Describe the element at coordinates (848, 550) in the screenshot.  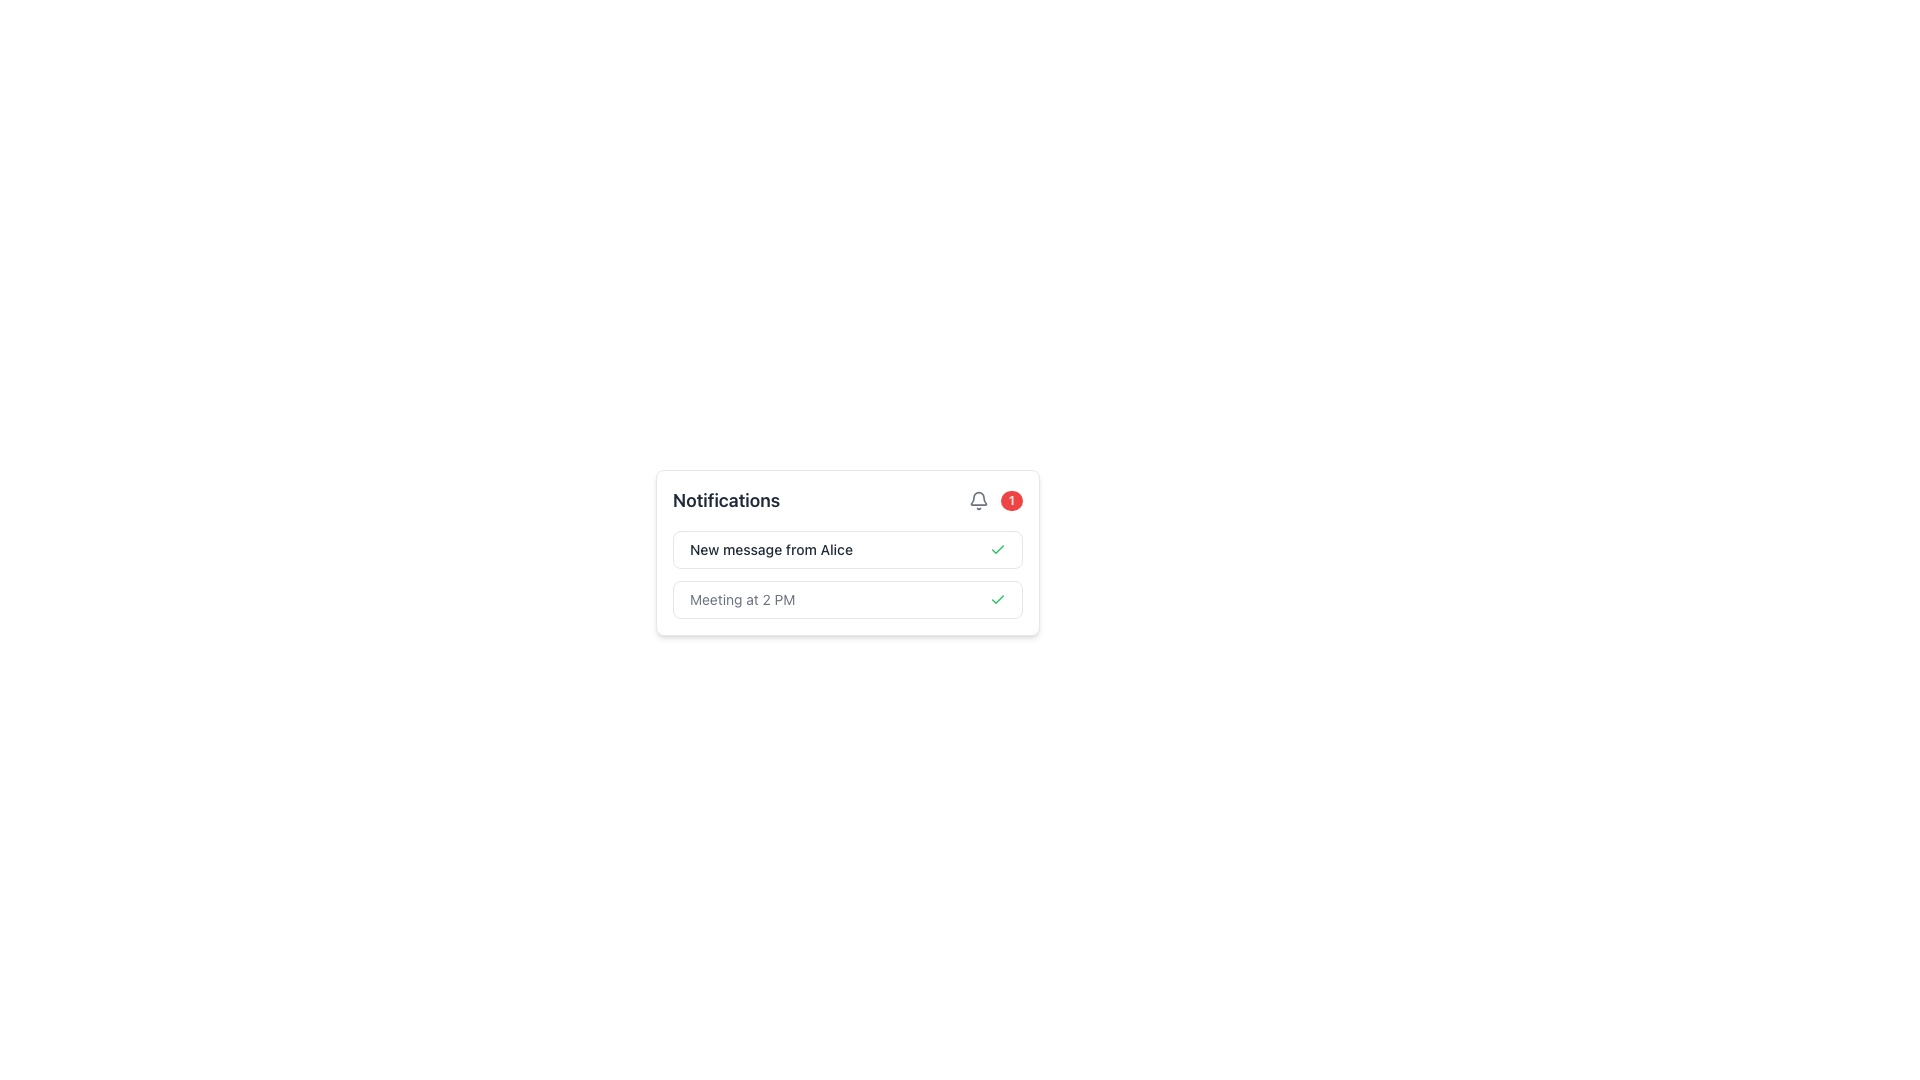
I see `the Notification Item displaying 'New message from Alice'` at that location.